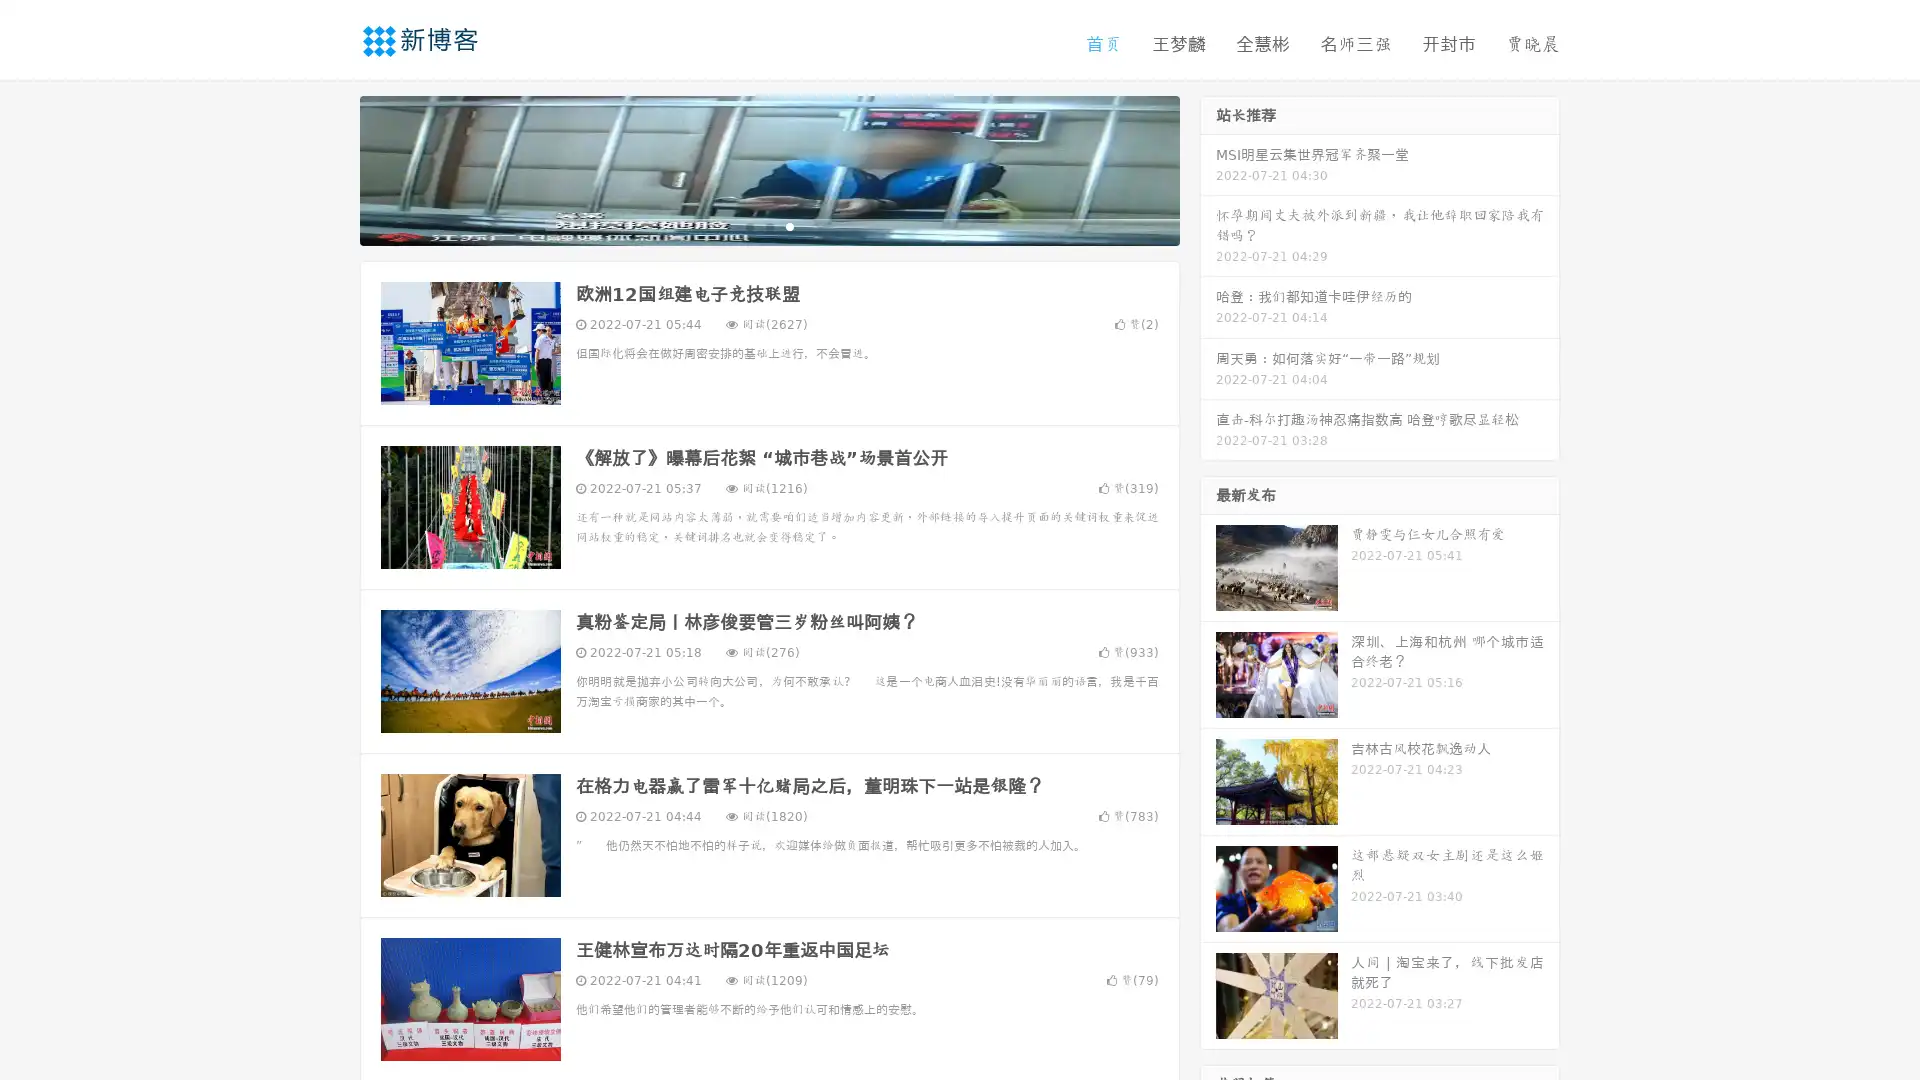 The width and height of the screenshot is (1920, 1080). I want to click on Go to slide 1, so click(748, 225).